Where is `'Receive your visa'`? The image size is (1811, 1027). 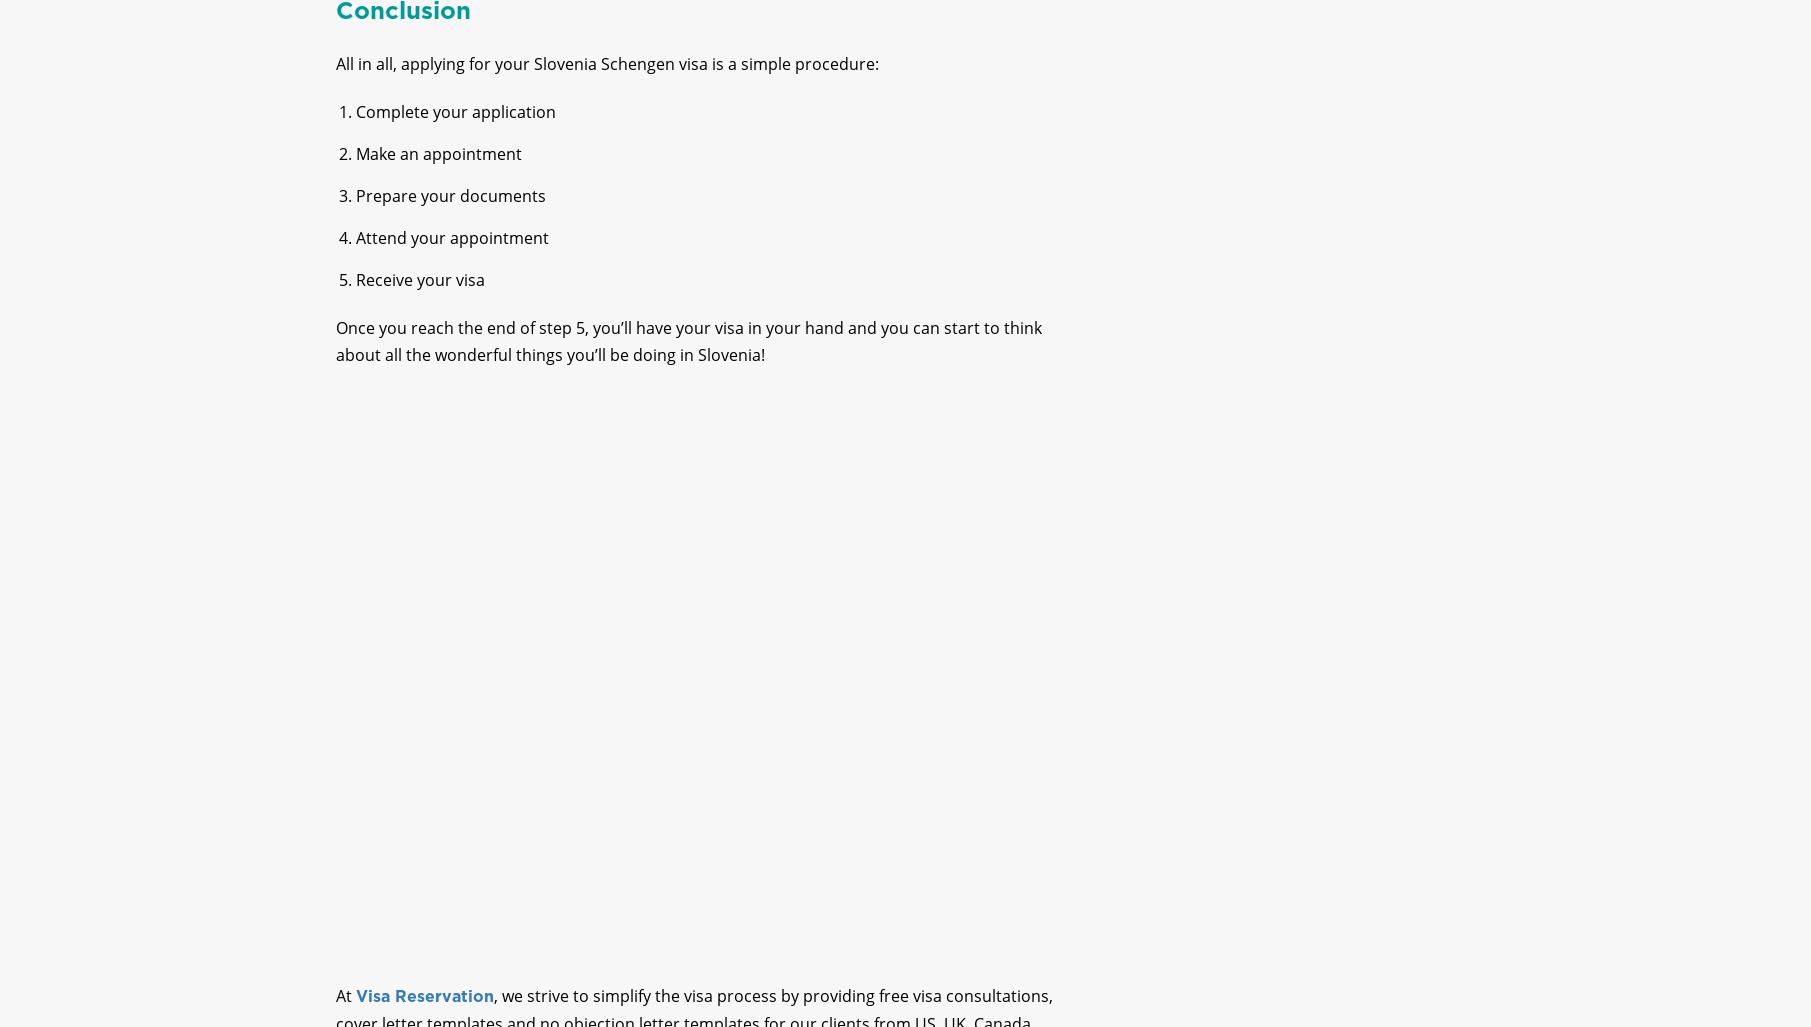 'Receive your visa' is located at coordinates (353, 296).